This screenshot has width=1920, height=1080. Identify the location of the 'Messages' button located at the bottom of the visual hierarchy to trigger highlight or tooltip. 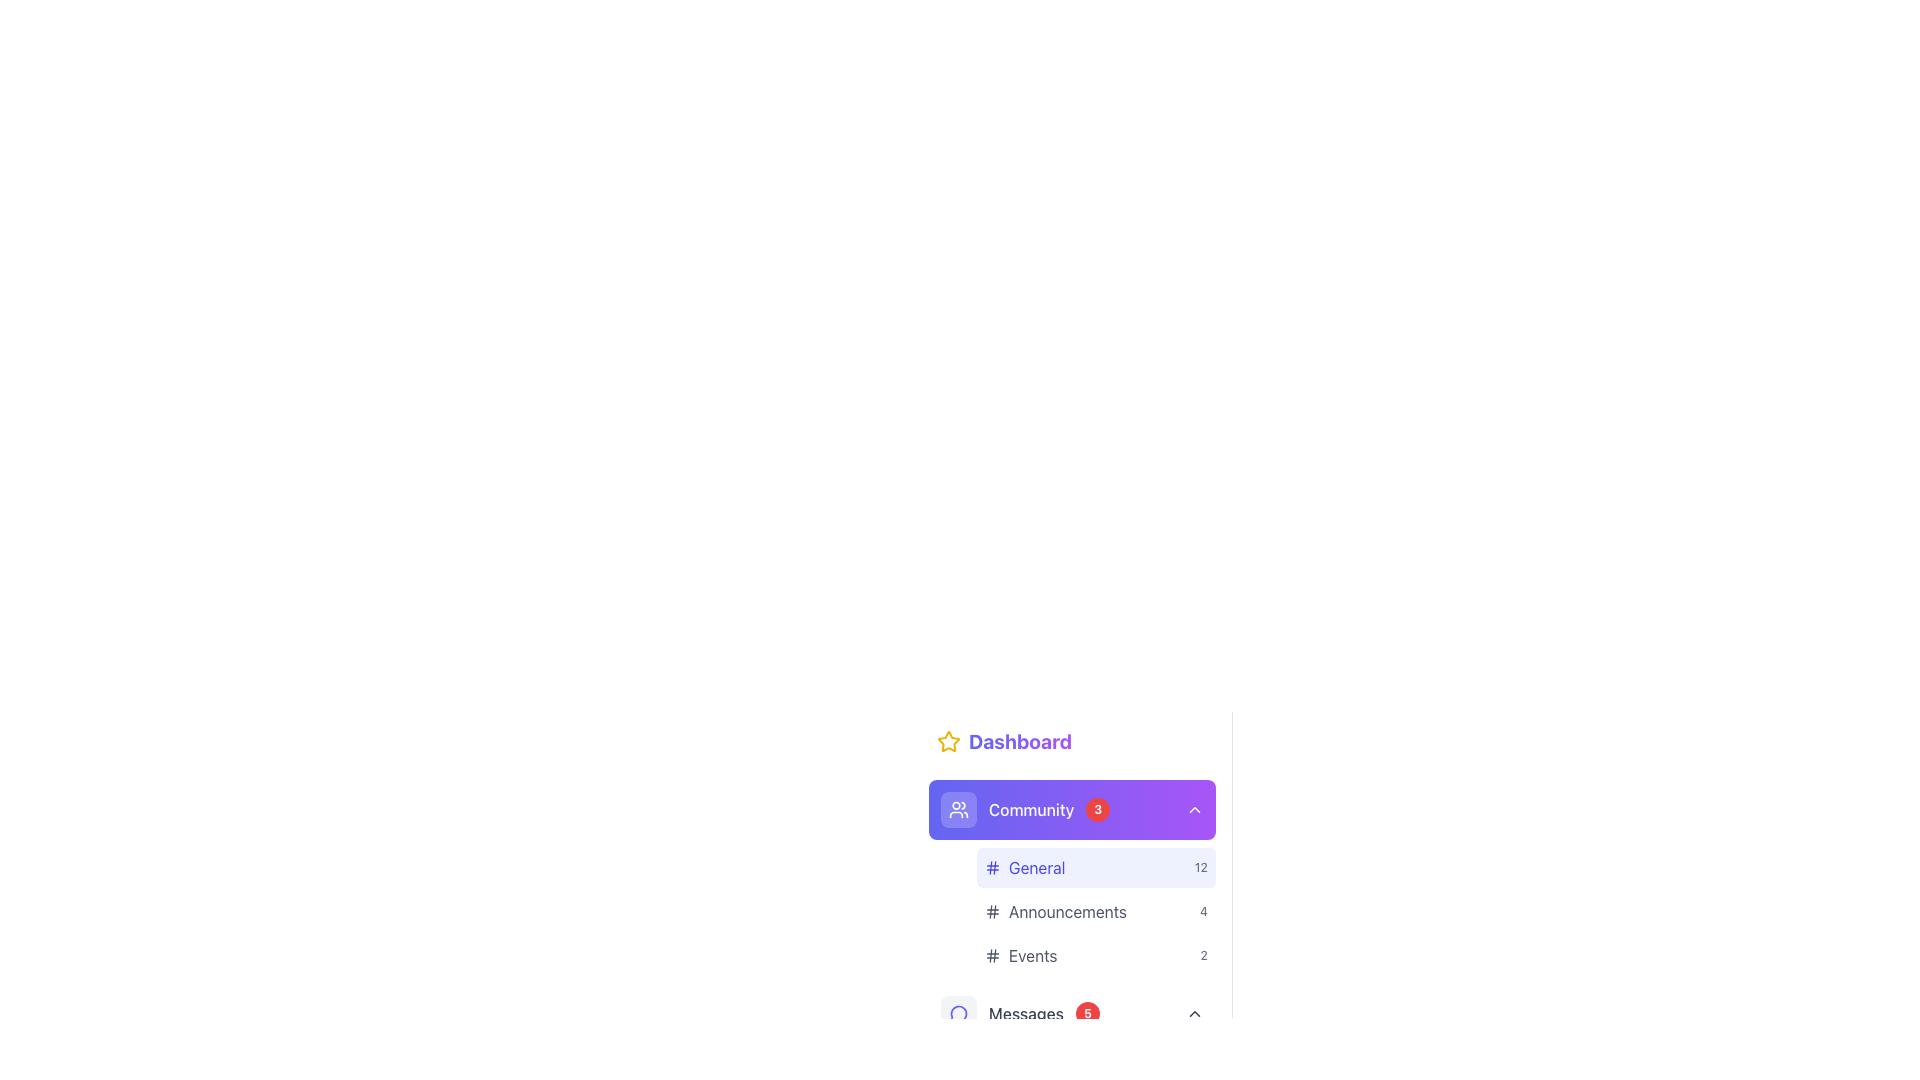
(1071, 1014).